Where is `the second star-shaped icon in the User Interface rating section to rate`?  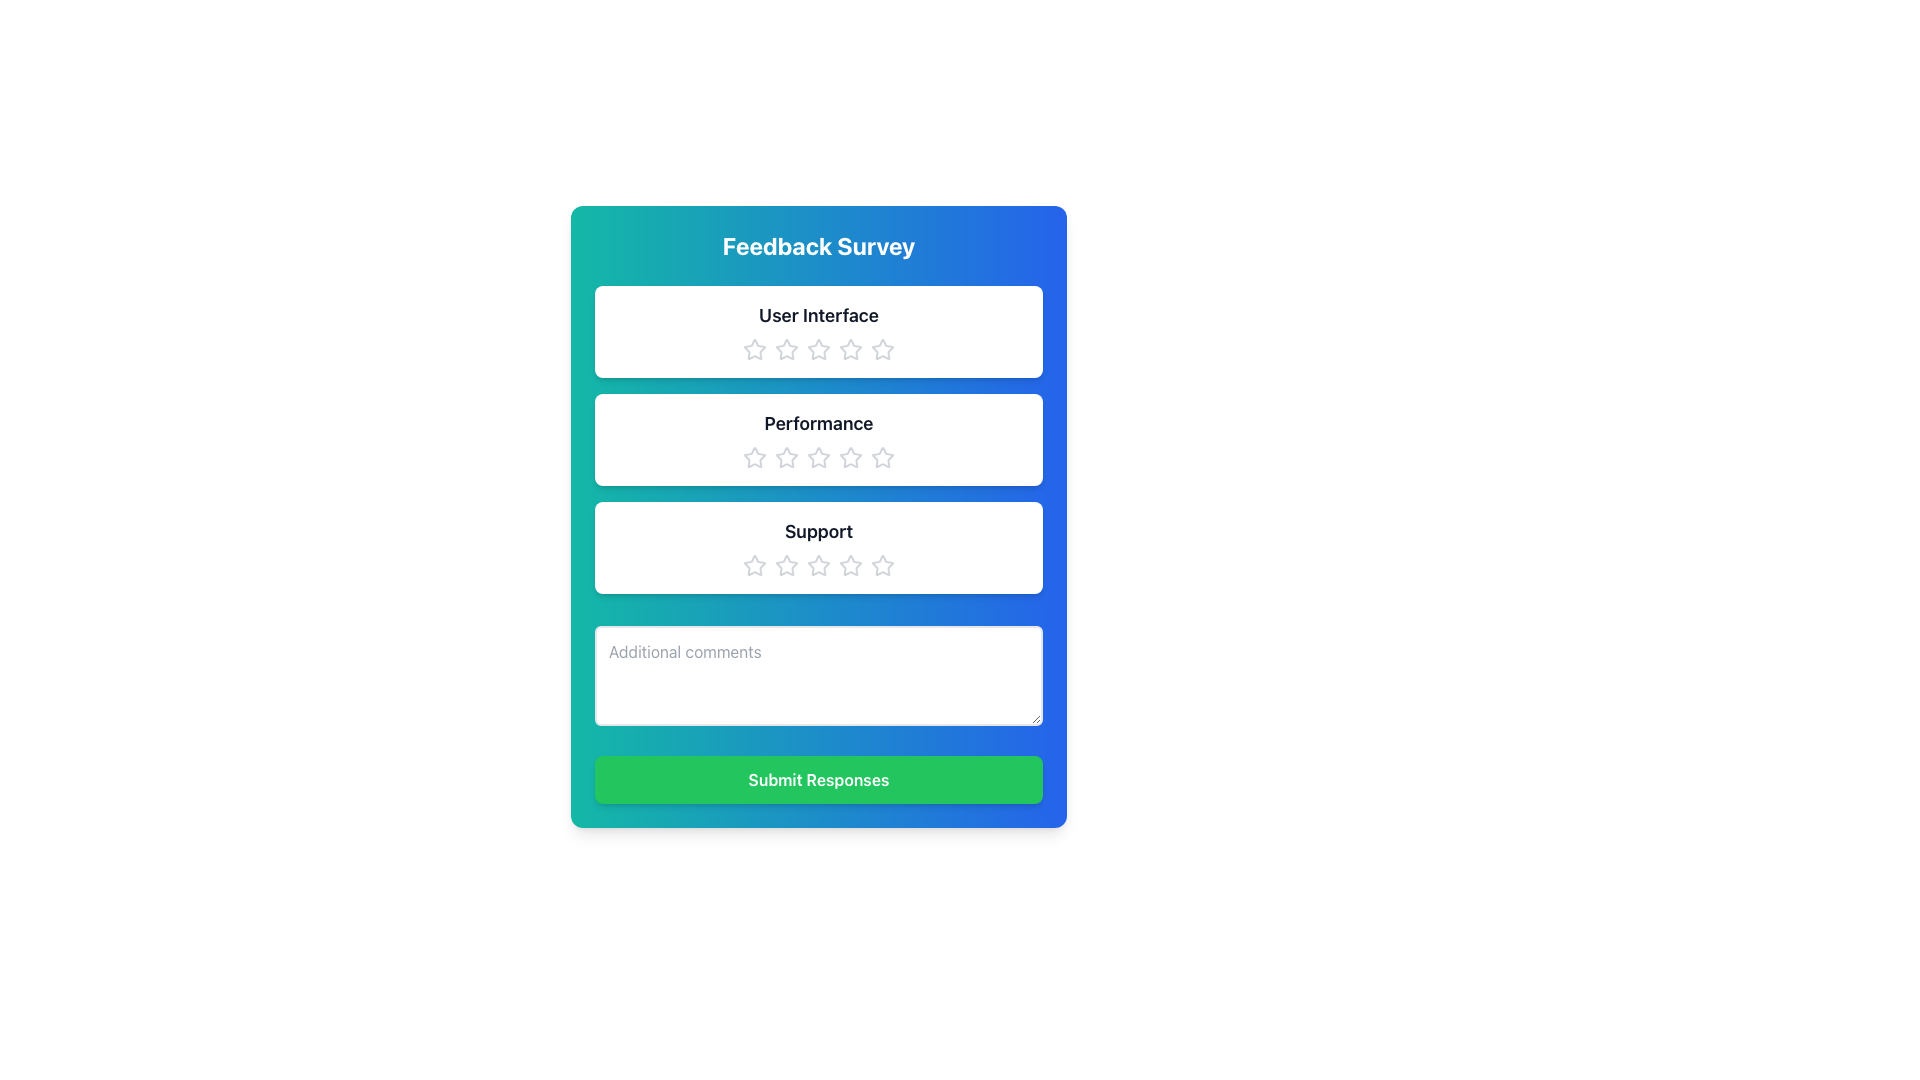 the second star-shaped icon in the User Interface rating section to rate is located at coordinates (786, 348).